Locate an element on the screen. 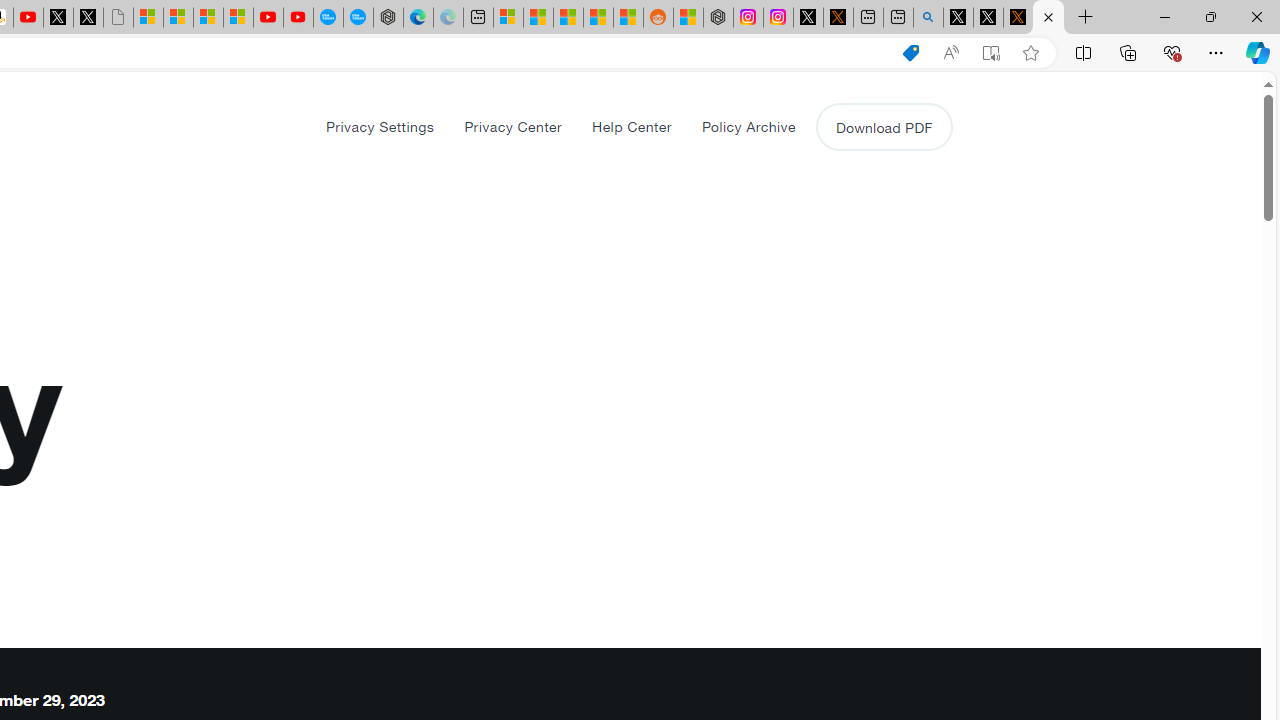 The image size is (1280, 720). 'Microsoft account | Microsoft Account Privacy Settings' is located at coordinates (508, 17).